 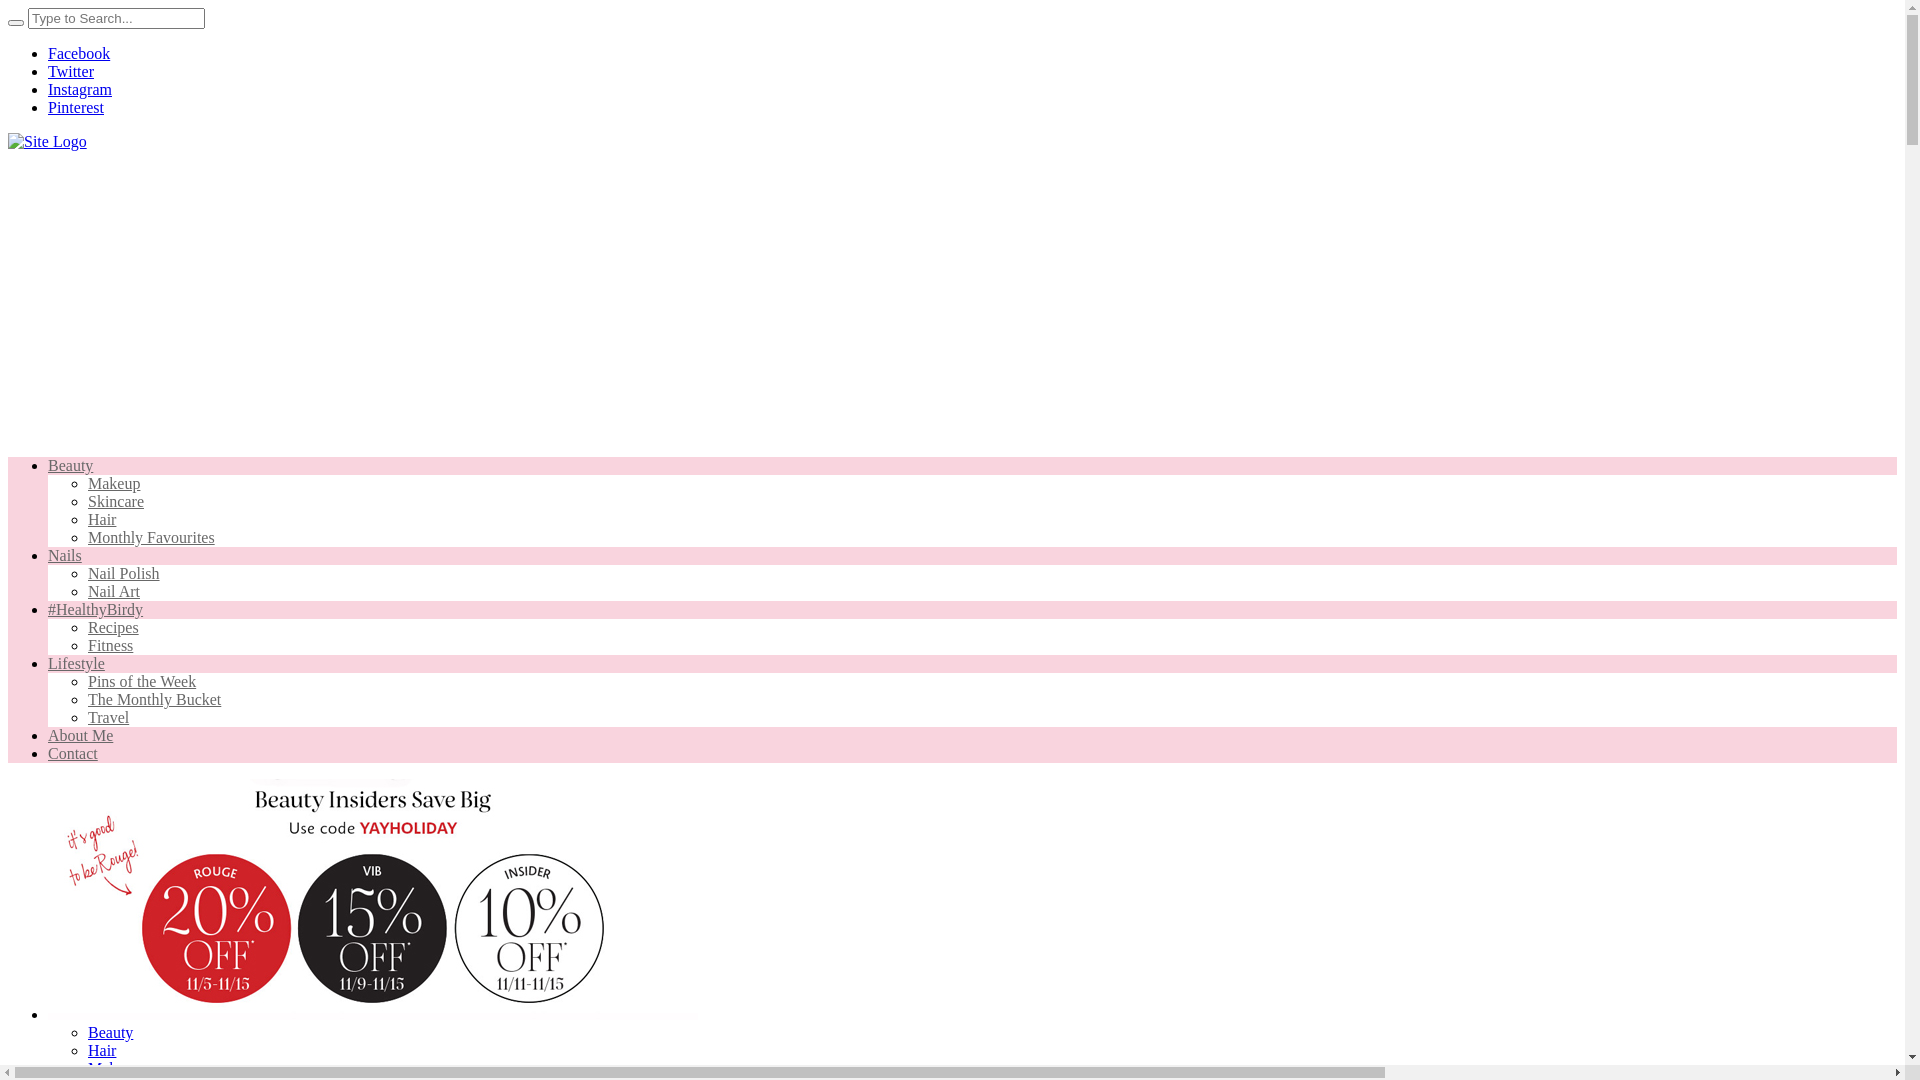 What do you see at coordinates (80, 88) in the screenshot?
I see `'Instagram'` at bounding box center [80, 88].